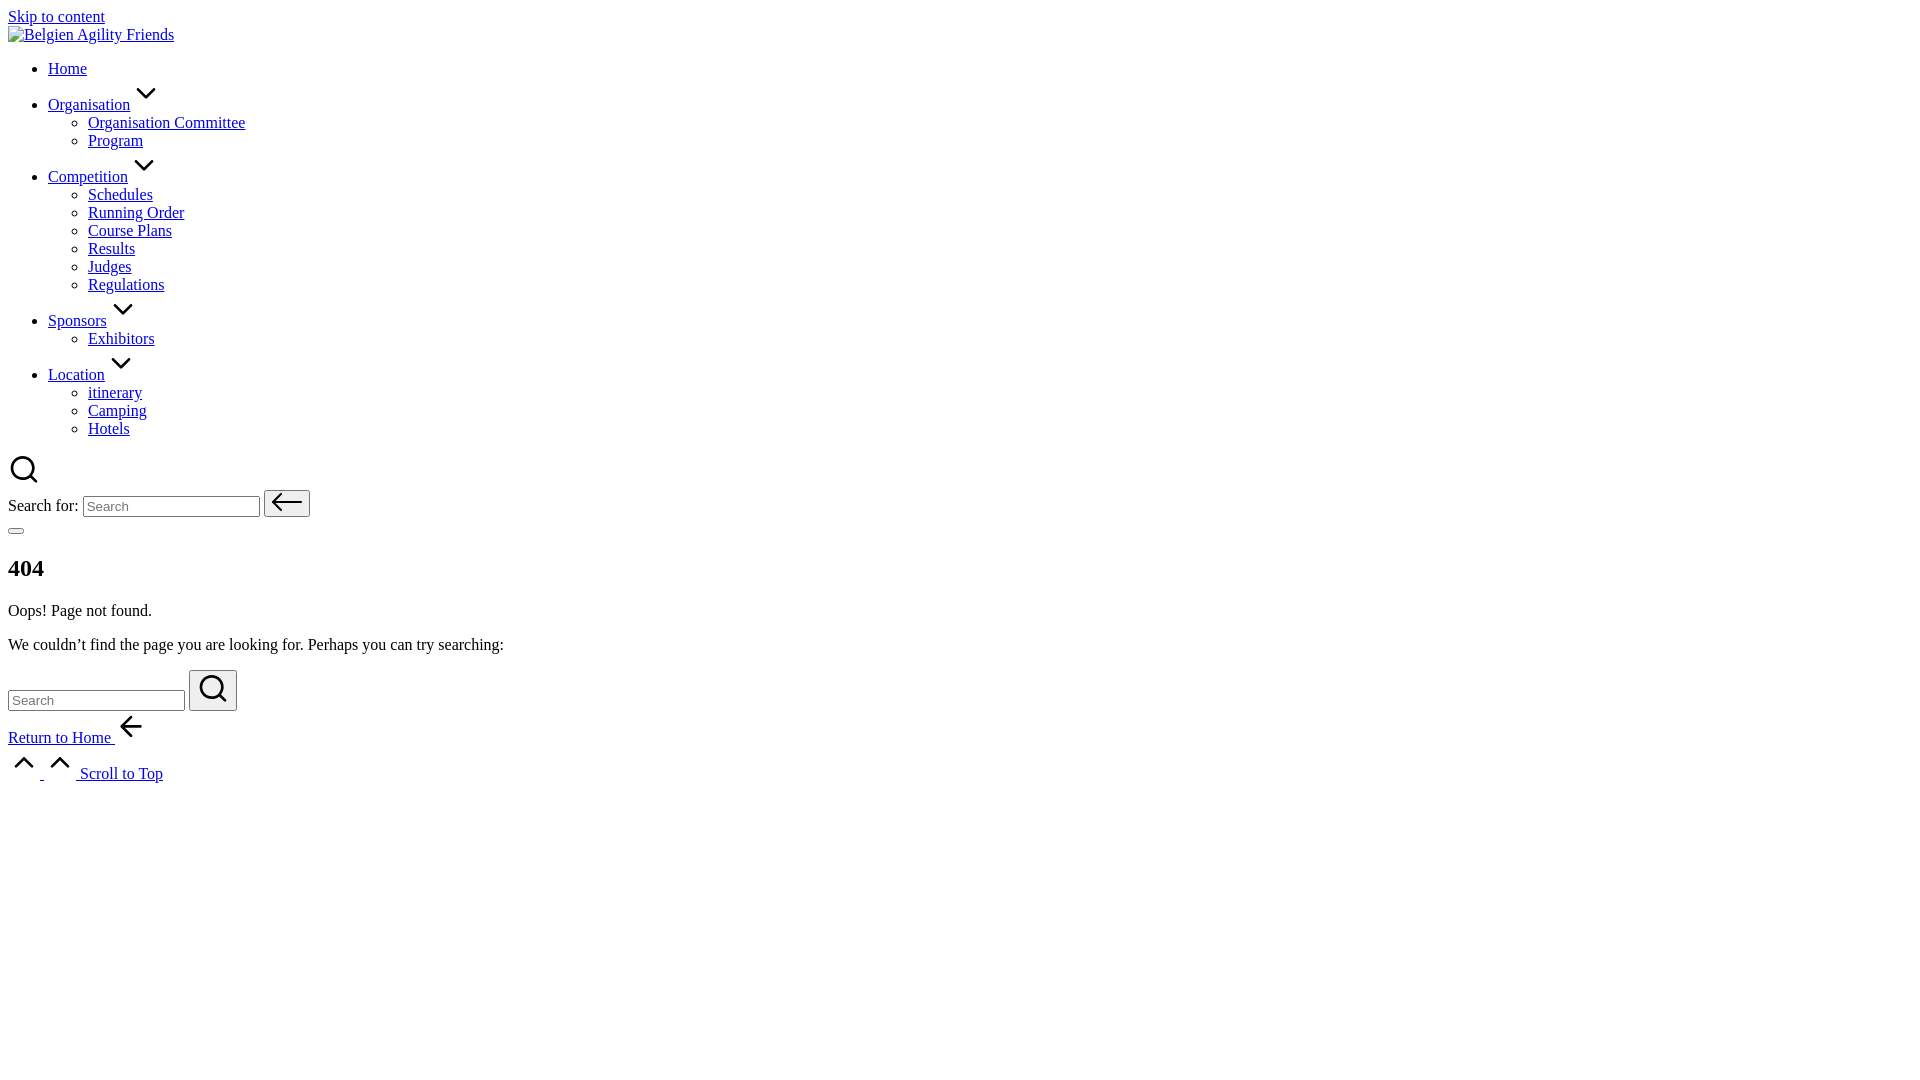 This screenshot has height=1080, width=1920. I want to click on 'Results', so click(86, 247).